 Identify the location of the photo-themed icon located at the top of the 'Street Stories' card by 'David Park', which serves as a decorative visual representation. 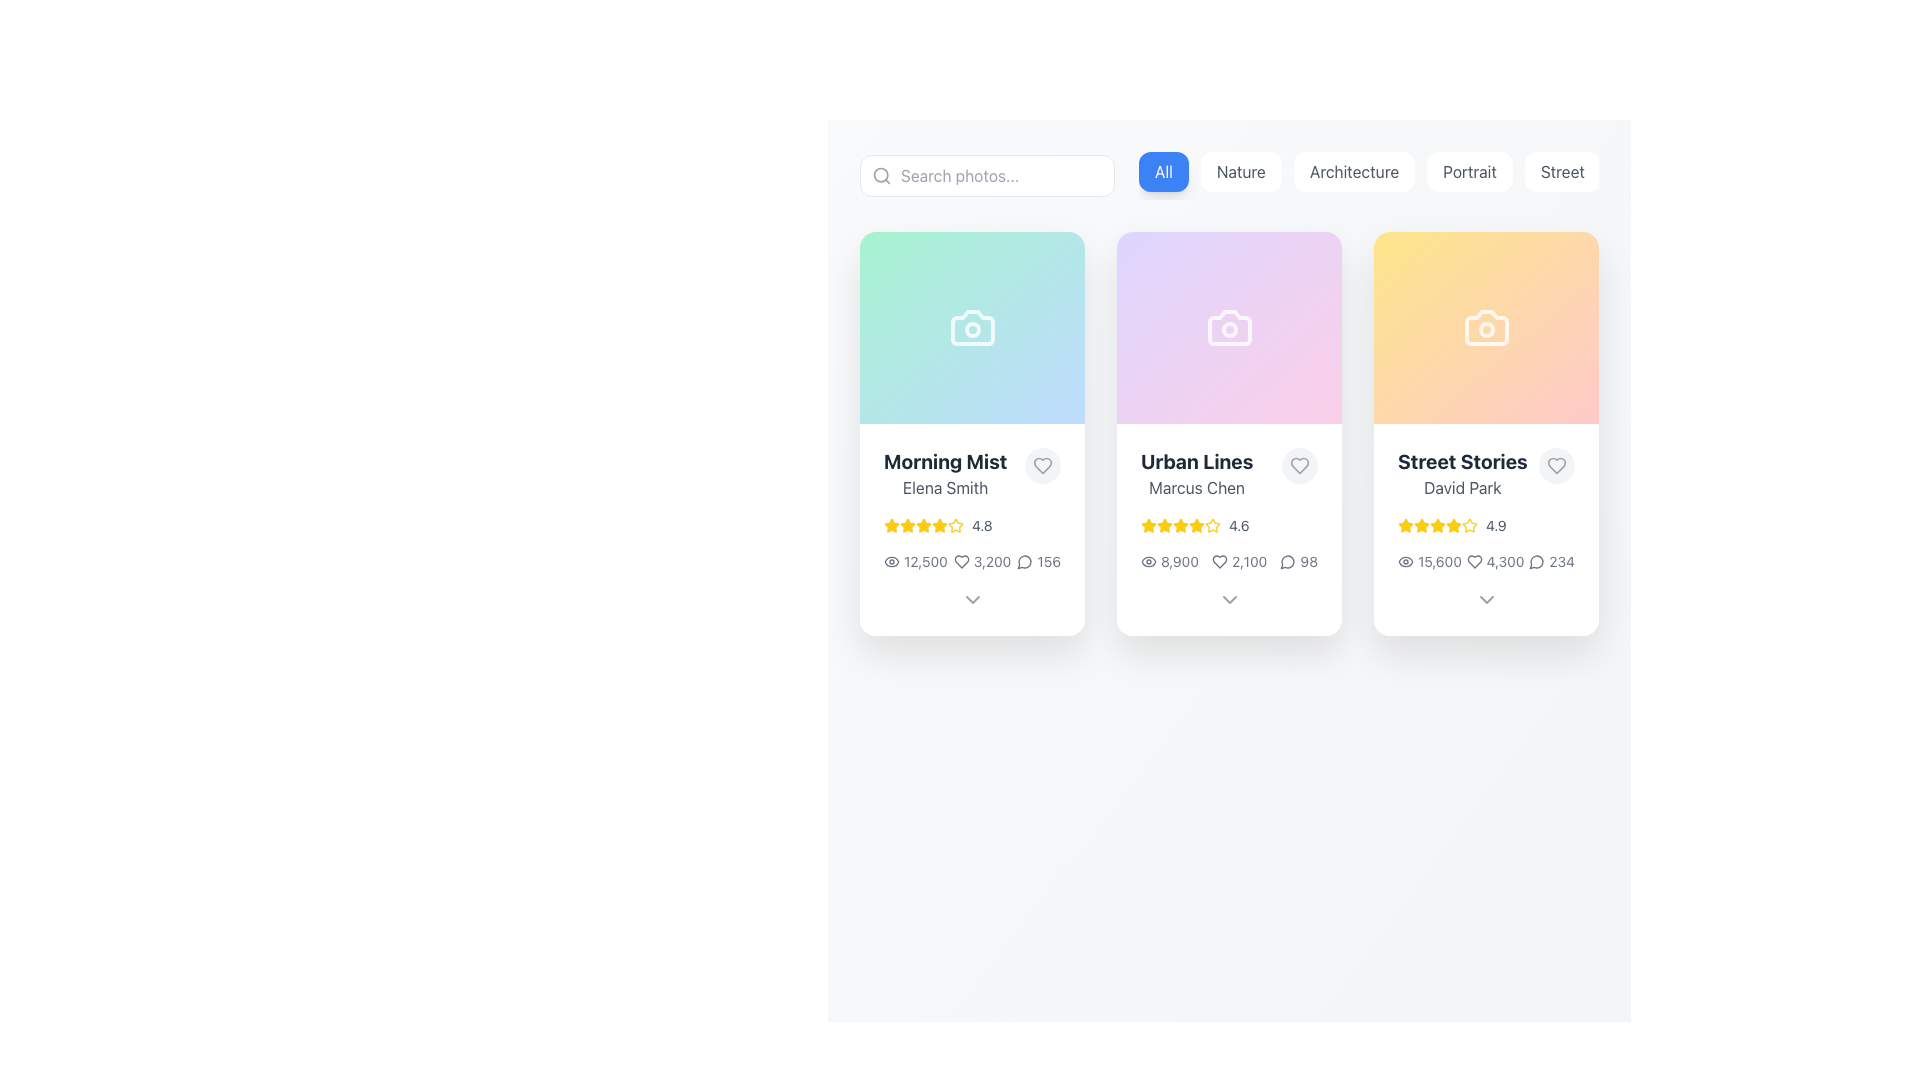
(1486, 326).